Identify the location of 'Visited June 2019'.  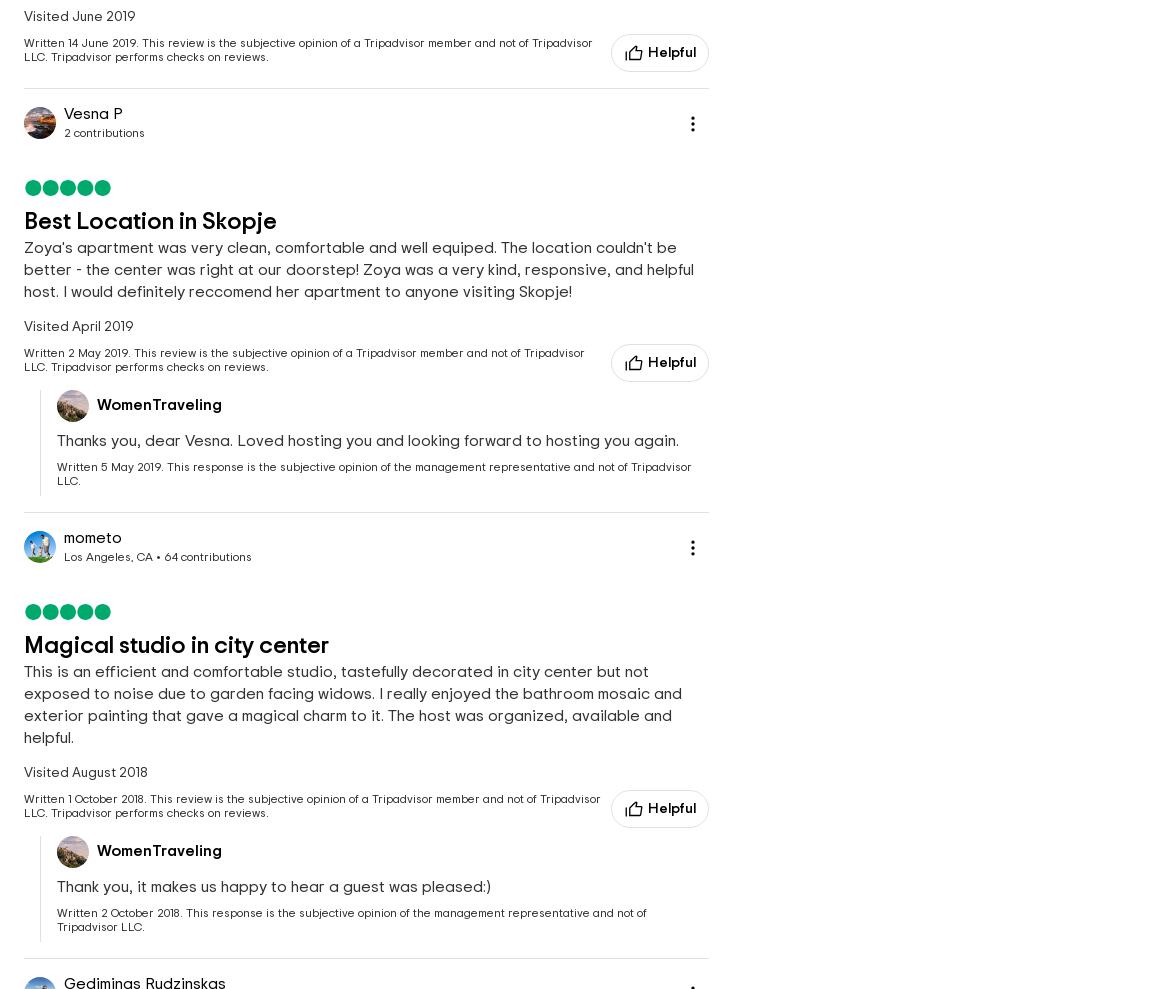
(23, 16).